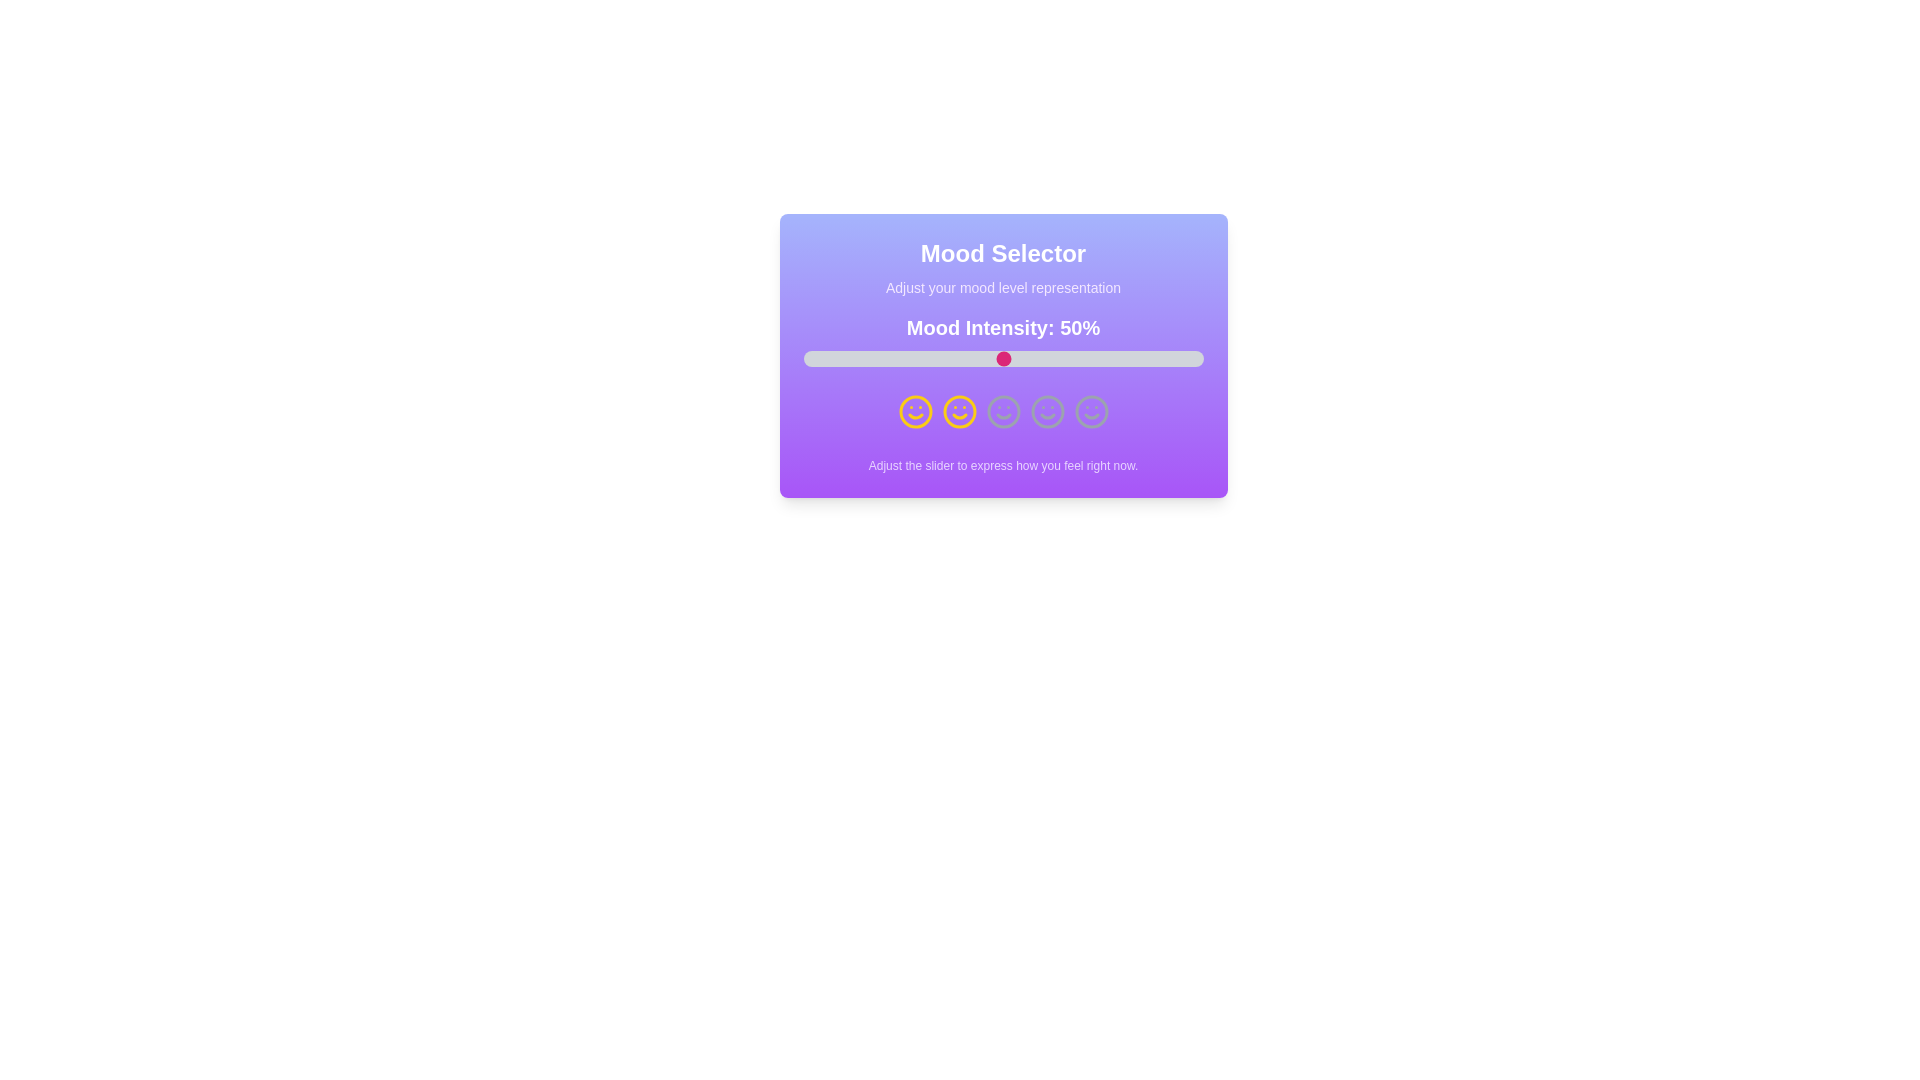  What do you see at coordinates (914, 411) in the screenshot?
I see `the smiley icon representing very sad mood` at bounding box center [914, 411].